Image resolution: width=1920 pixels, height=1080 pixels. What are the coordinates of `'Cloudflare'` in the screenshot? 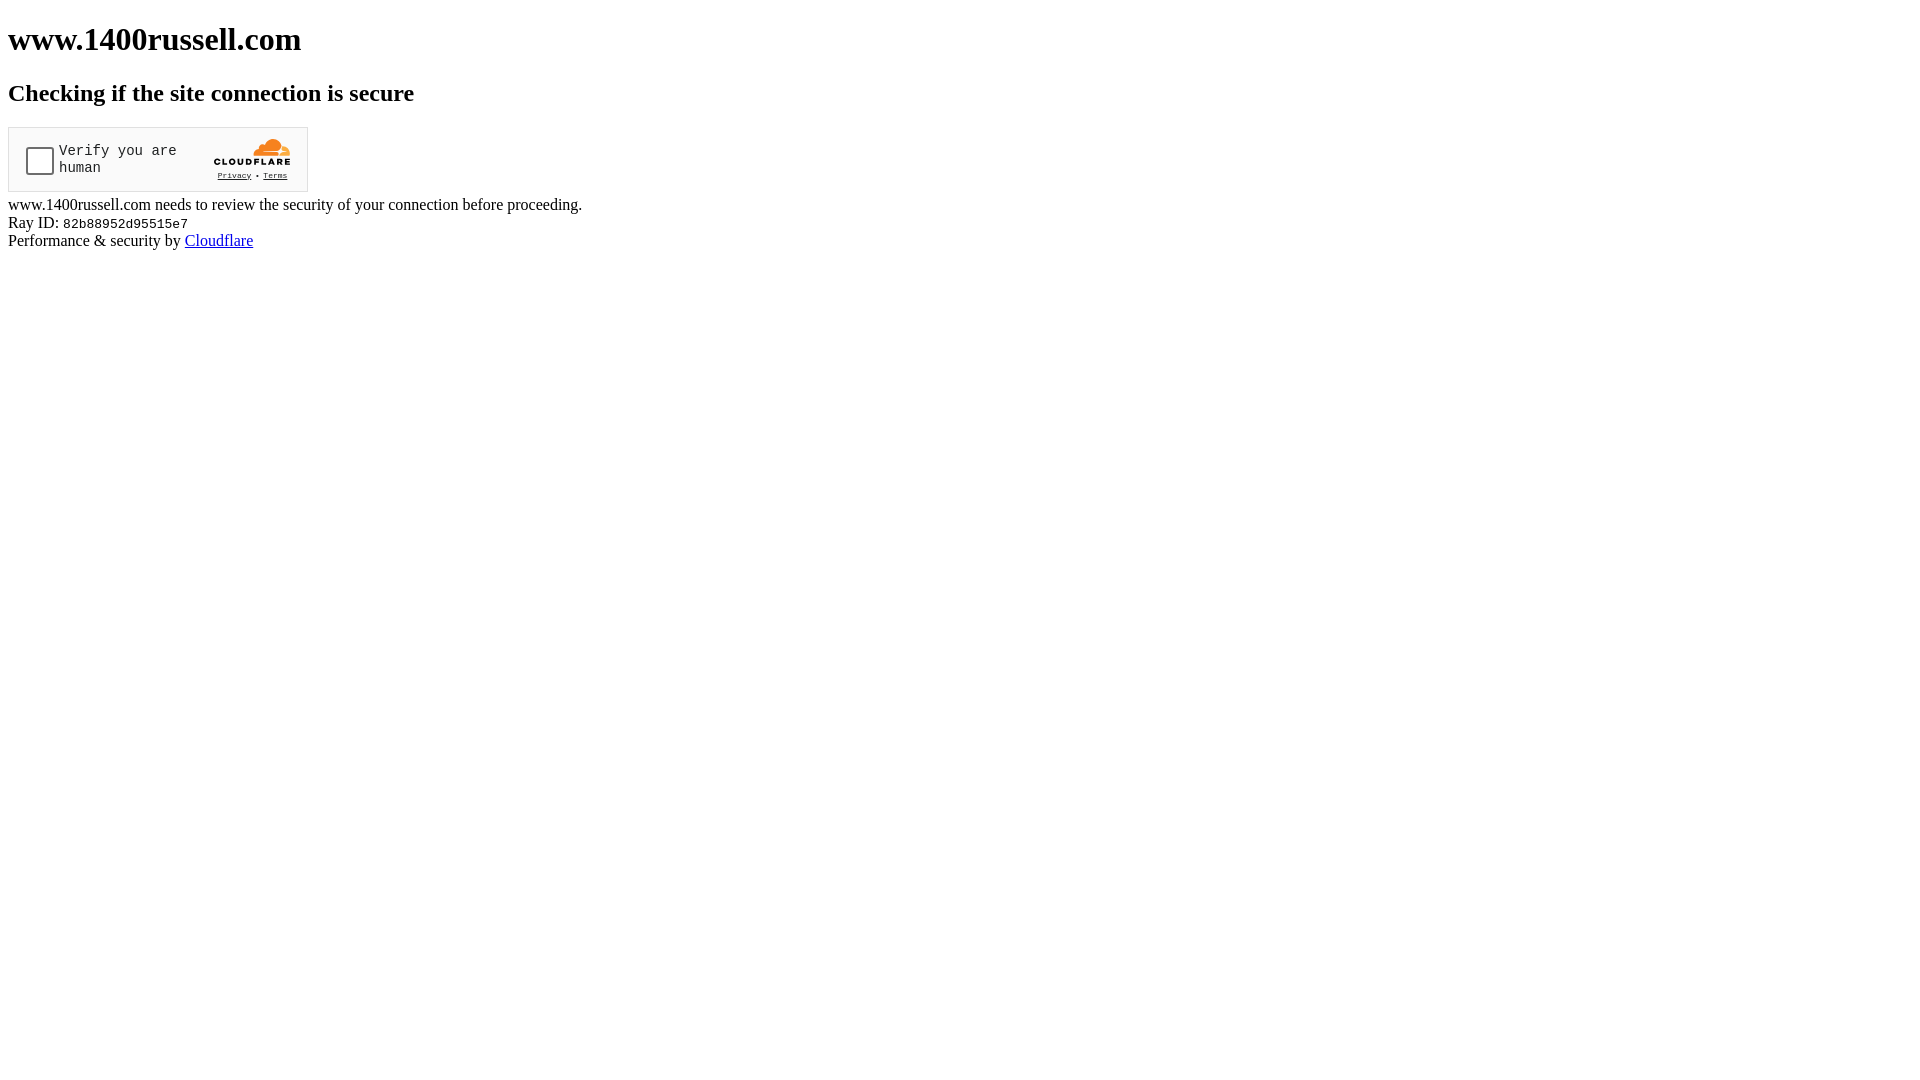 It's located at (219, 239).